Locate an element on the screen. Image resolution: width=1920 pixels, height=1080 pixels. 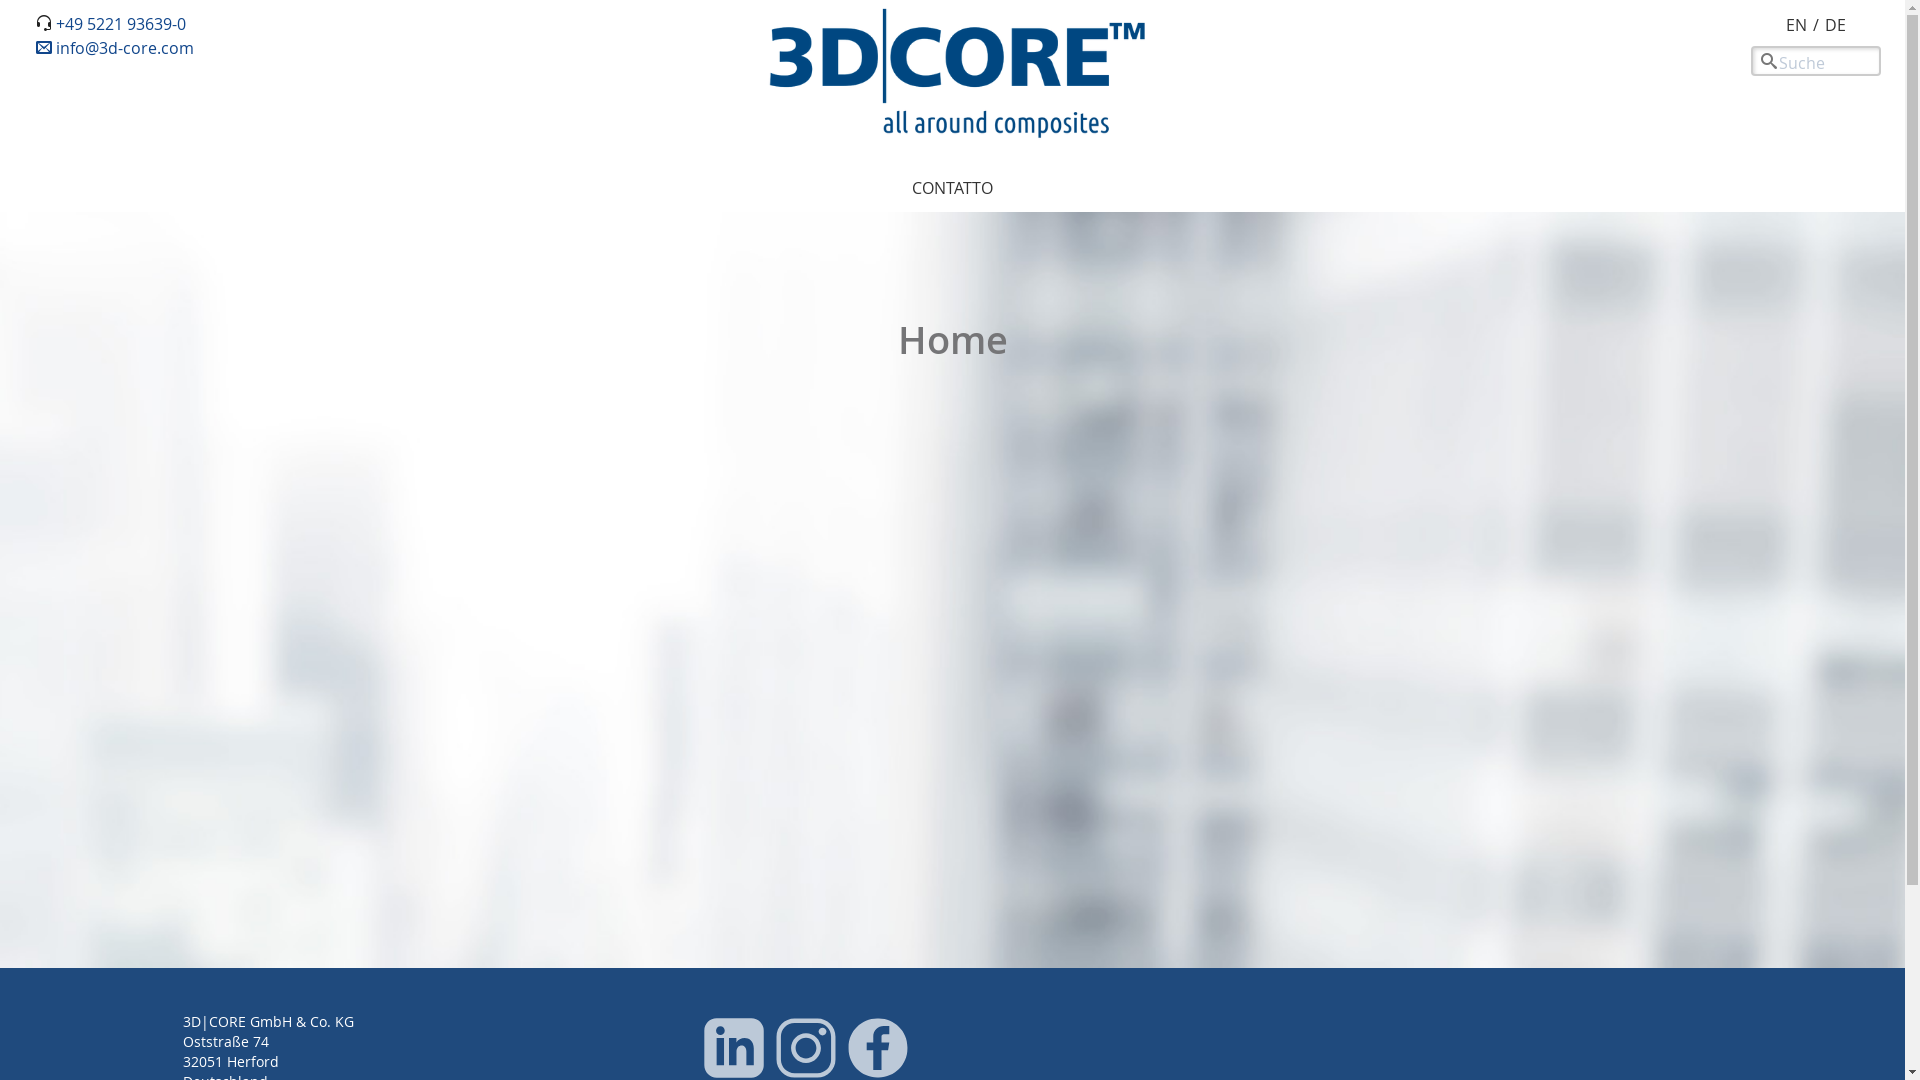
'info@3d-core.com' is located at coordinates (114, 46).